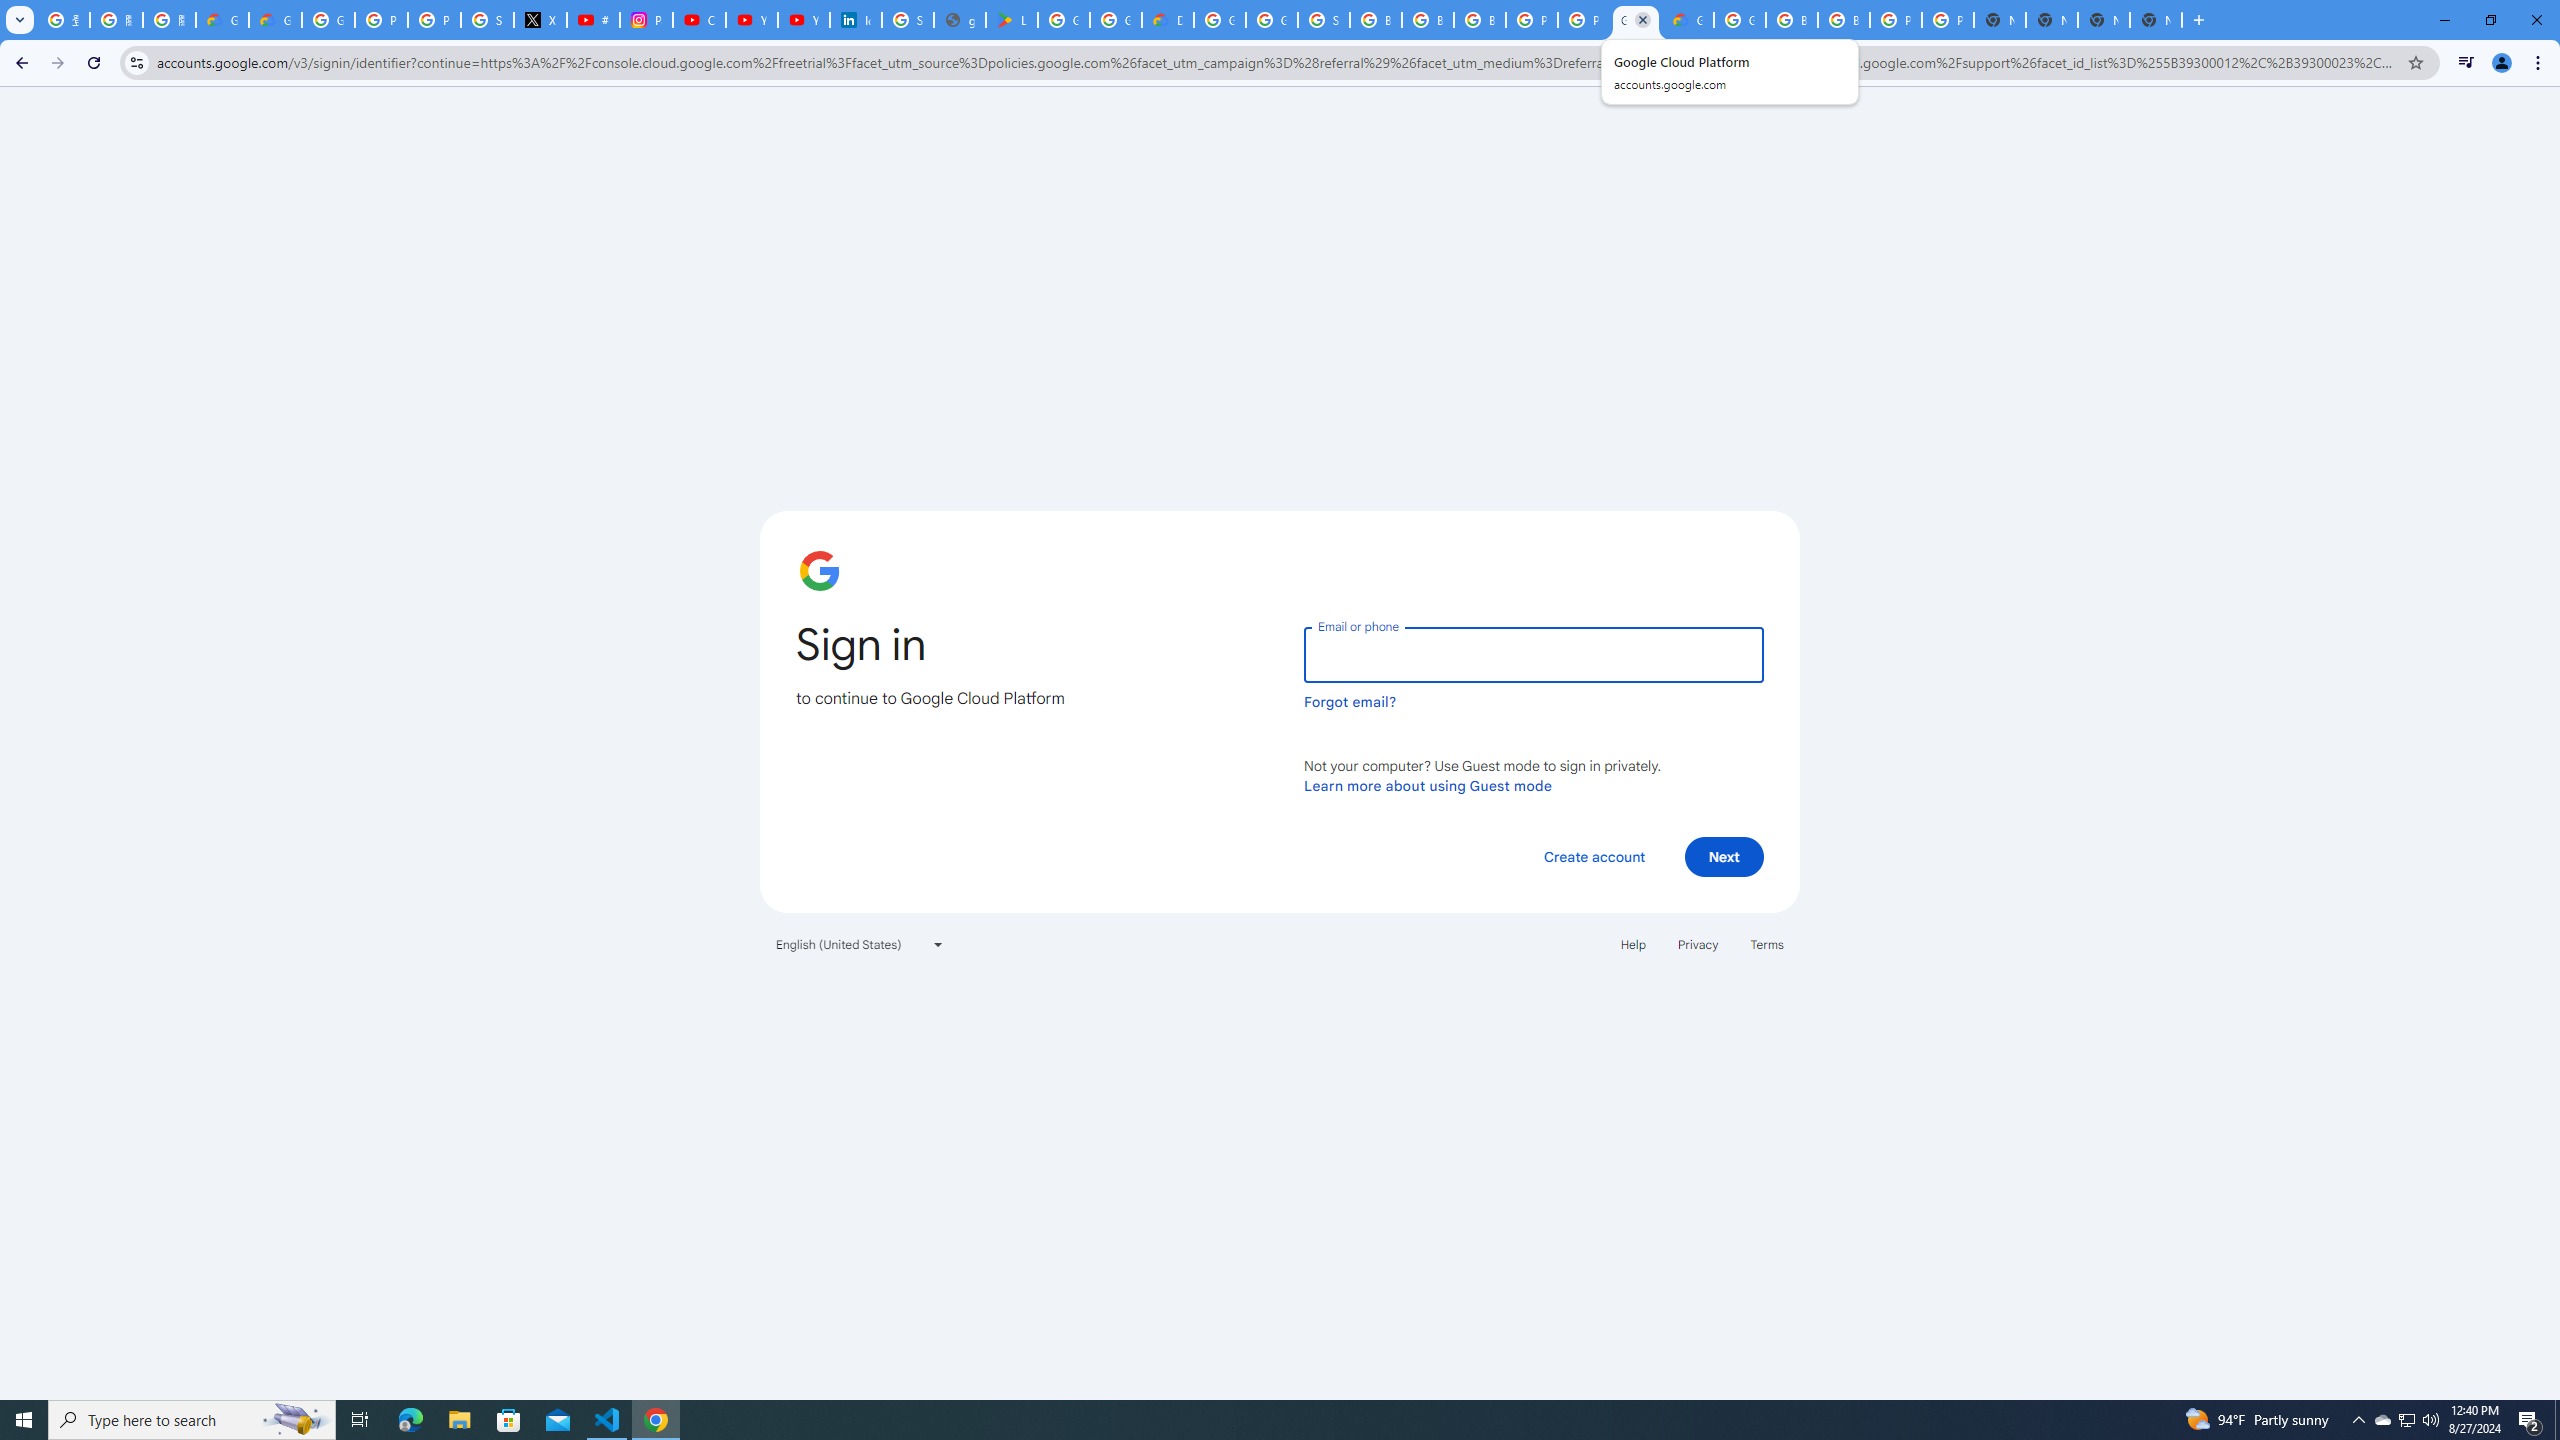  Describe the element at coordinates (2156, 19) in the screenshot. I see `'New Tab'` at that location.